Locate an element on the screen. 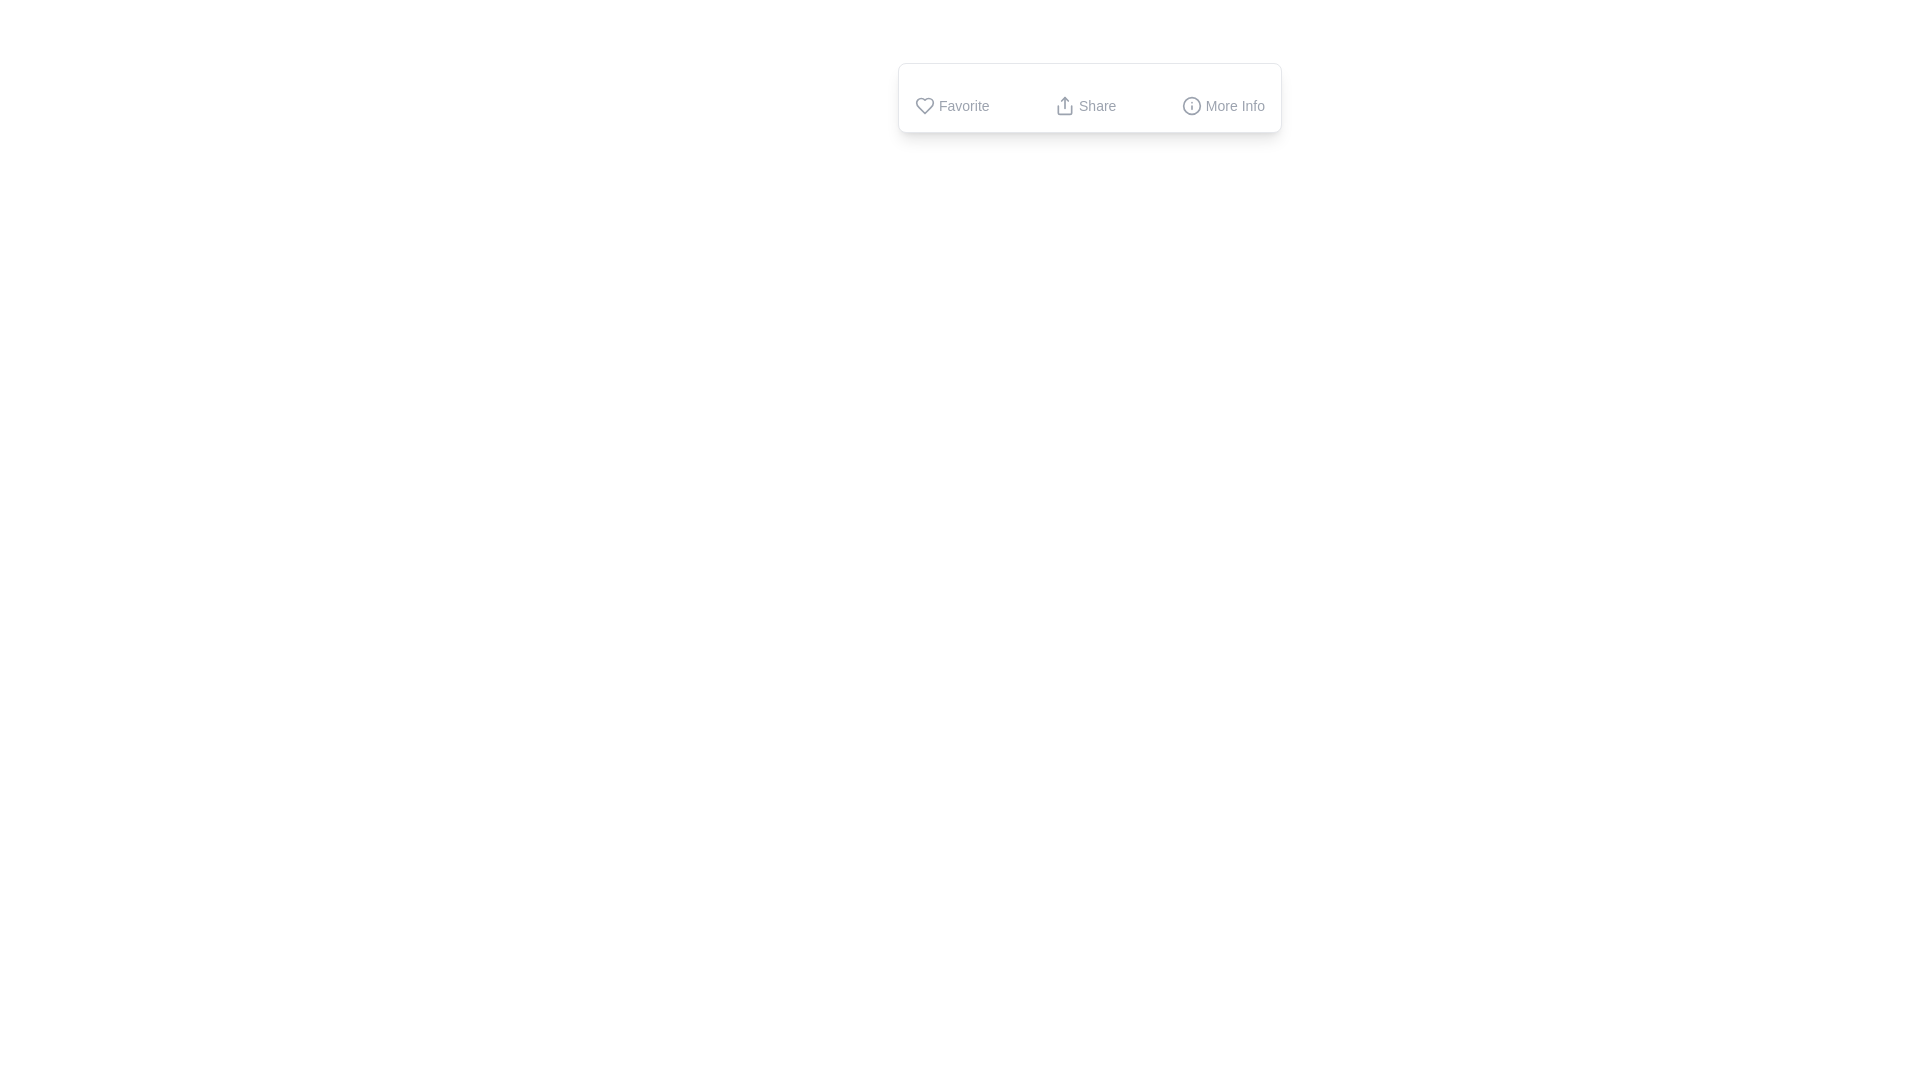 The height and width of the screenshot is (1080, 1920). the Share button on the Interactive Toolbar, which is a compact horizontal toolbar with a white background and grey border, containing three icons arranged from left to right is located at coordinates (1088, 97).